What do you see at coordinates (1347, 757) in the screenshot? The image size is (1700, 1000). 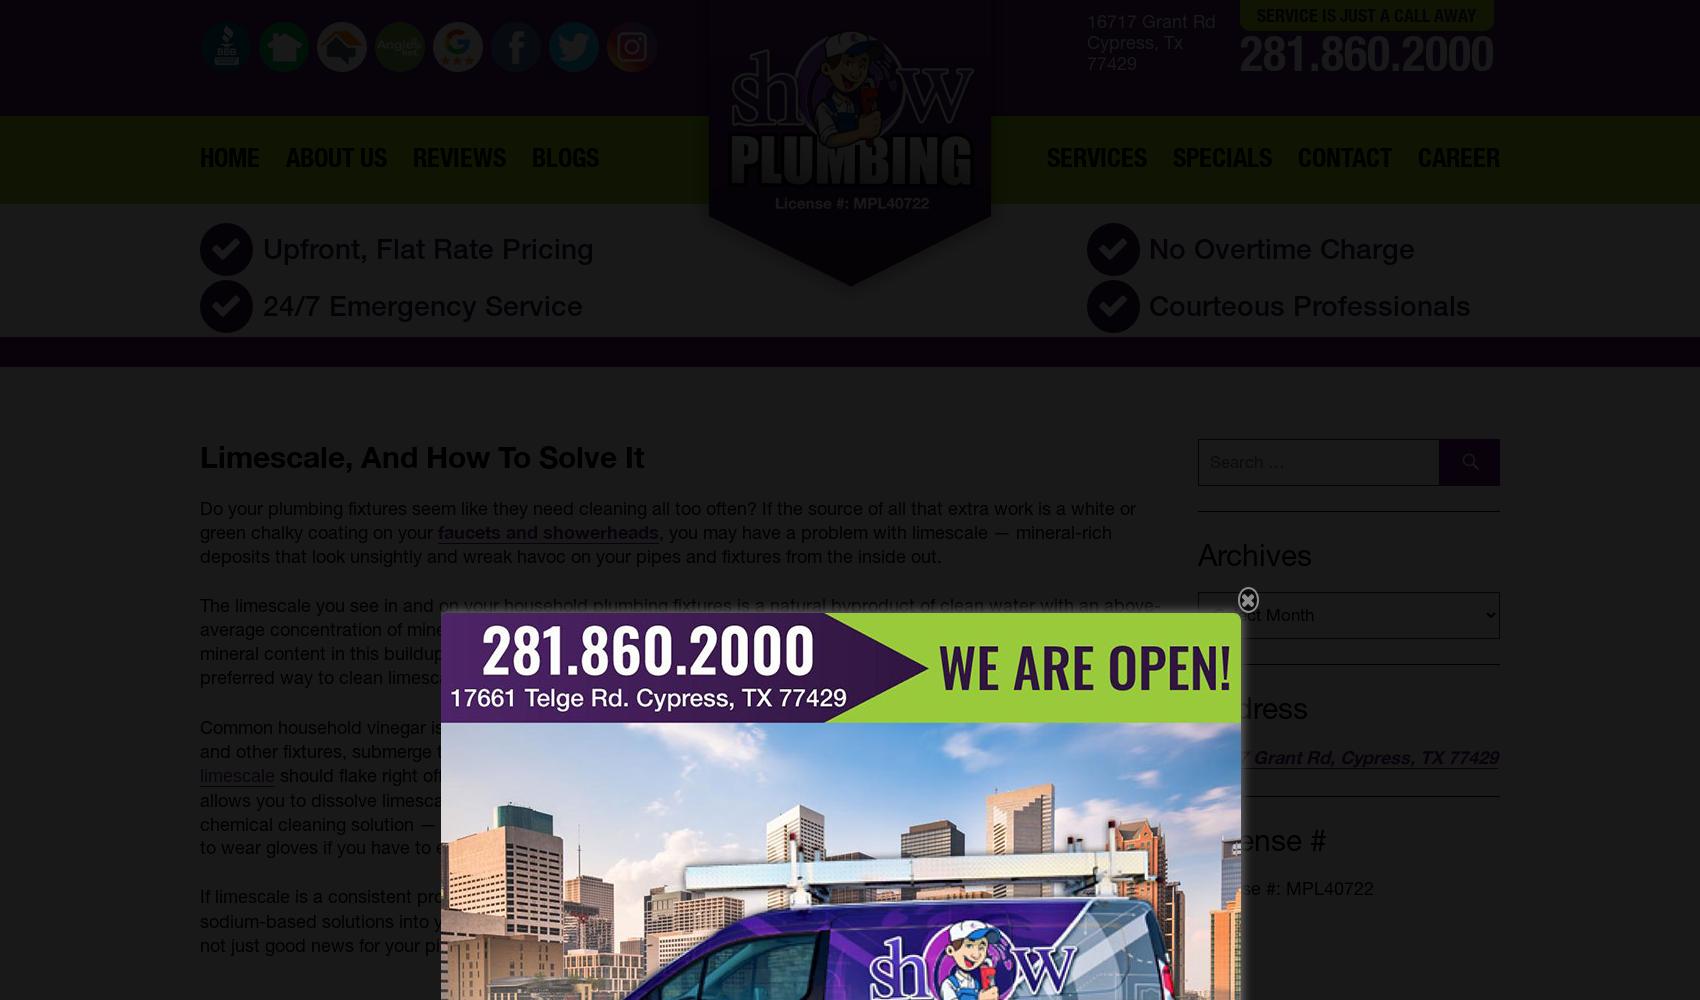 I see `'16717 Grant Rd, Cypress, TX 77429'` at bounding box center [1347, 757].